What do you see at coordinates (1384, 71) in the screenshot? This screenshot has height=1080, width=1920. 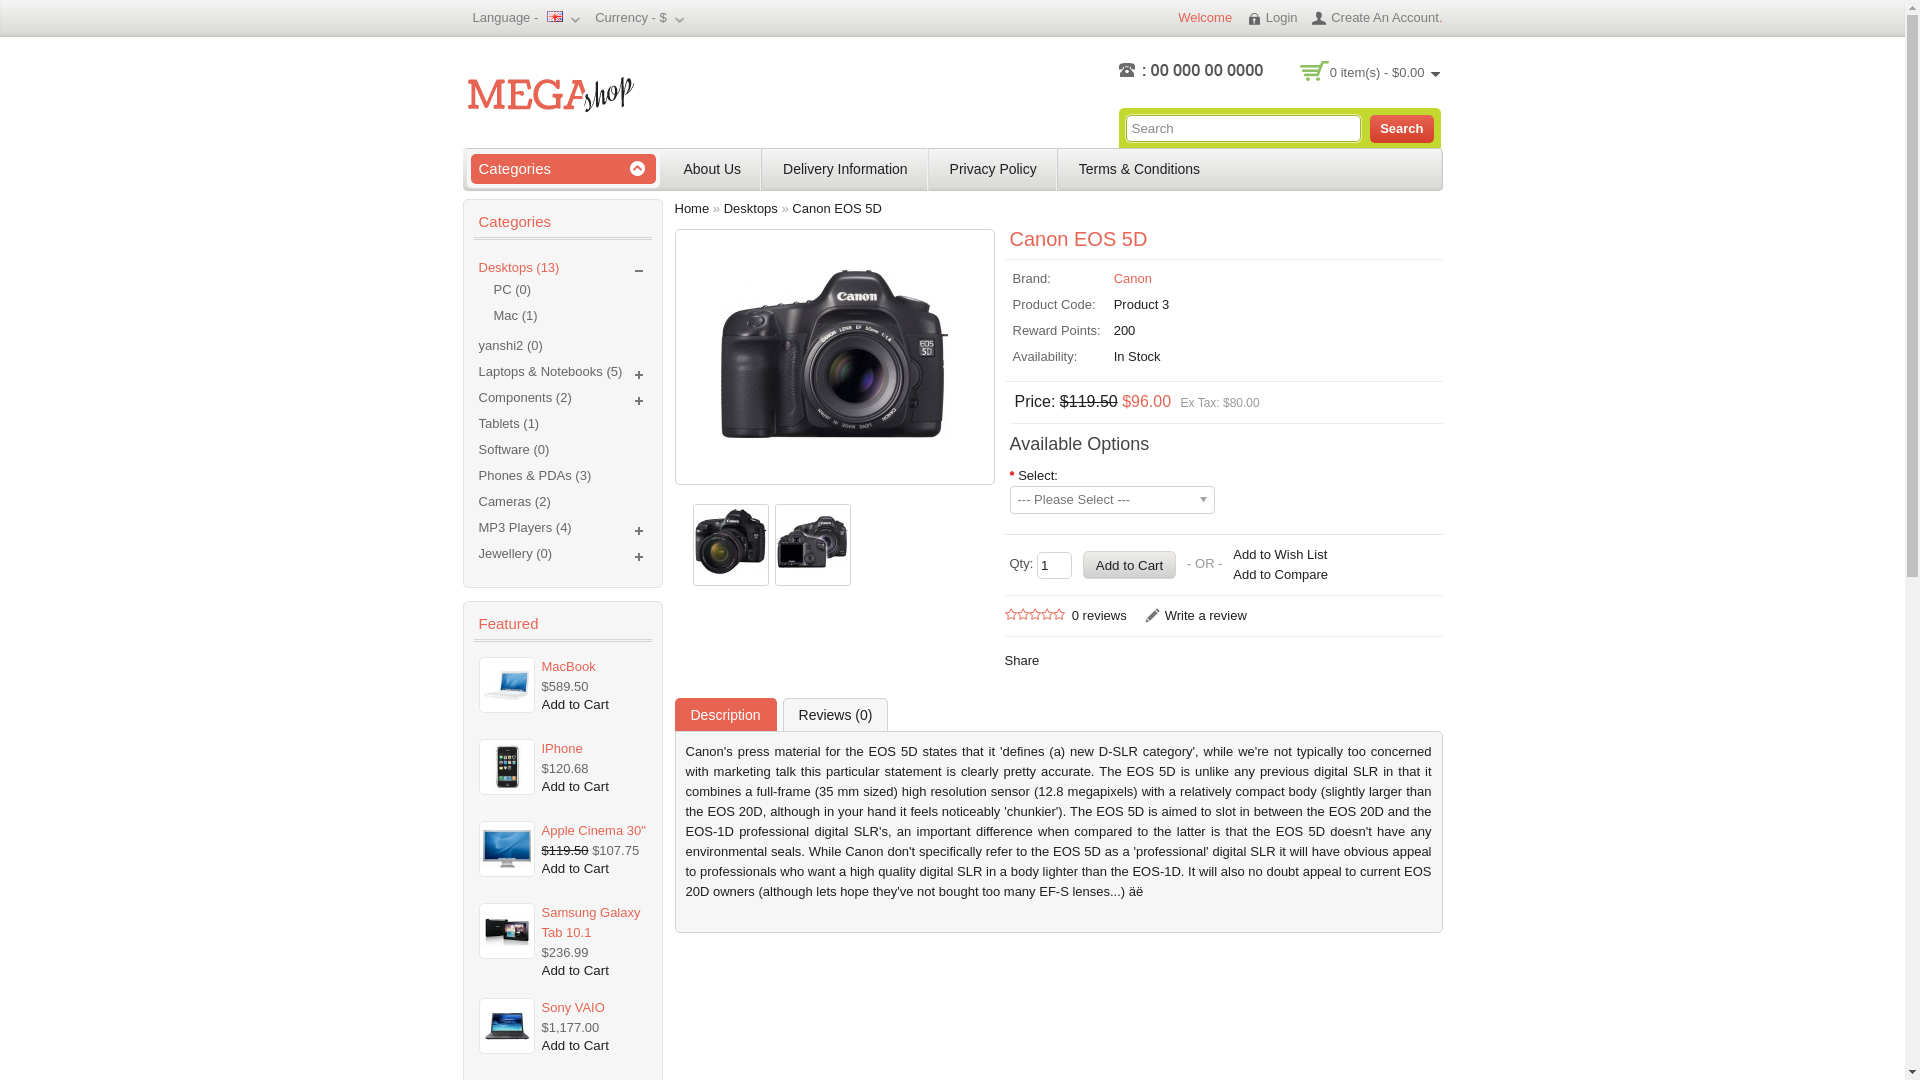 I see `'0 item(s) - $0.00'` at bounding box center [1384, 71].